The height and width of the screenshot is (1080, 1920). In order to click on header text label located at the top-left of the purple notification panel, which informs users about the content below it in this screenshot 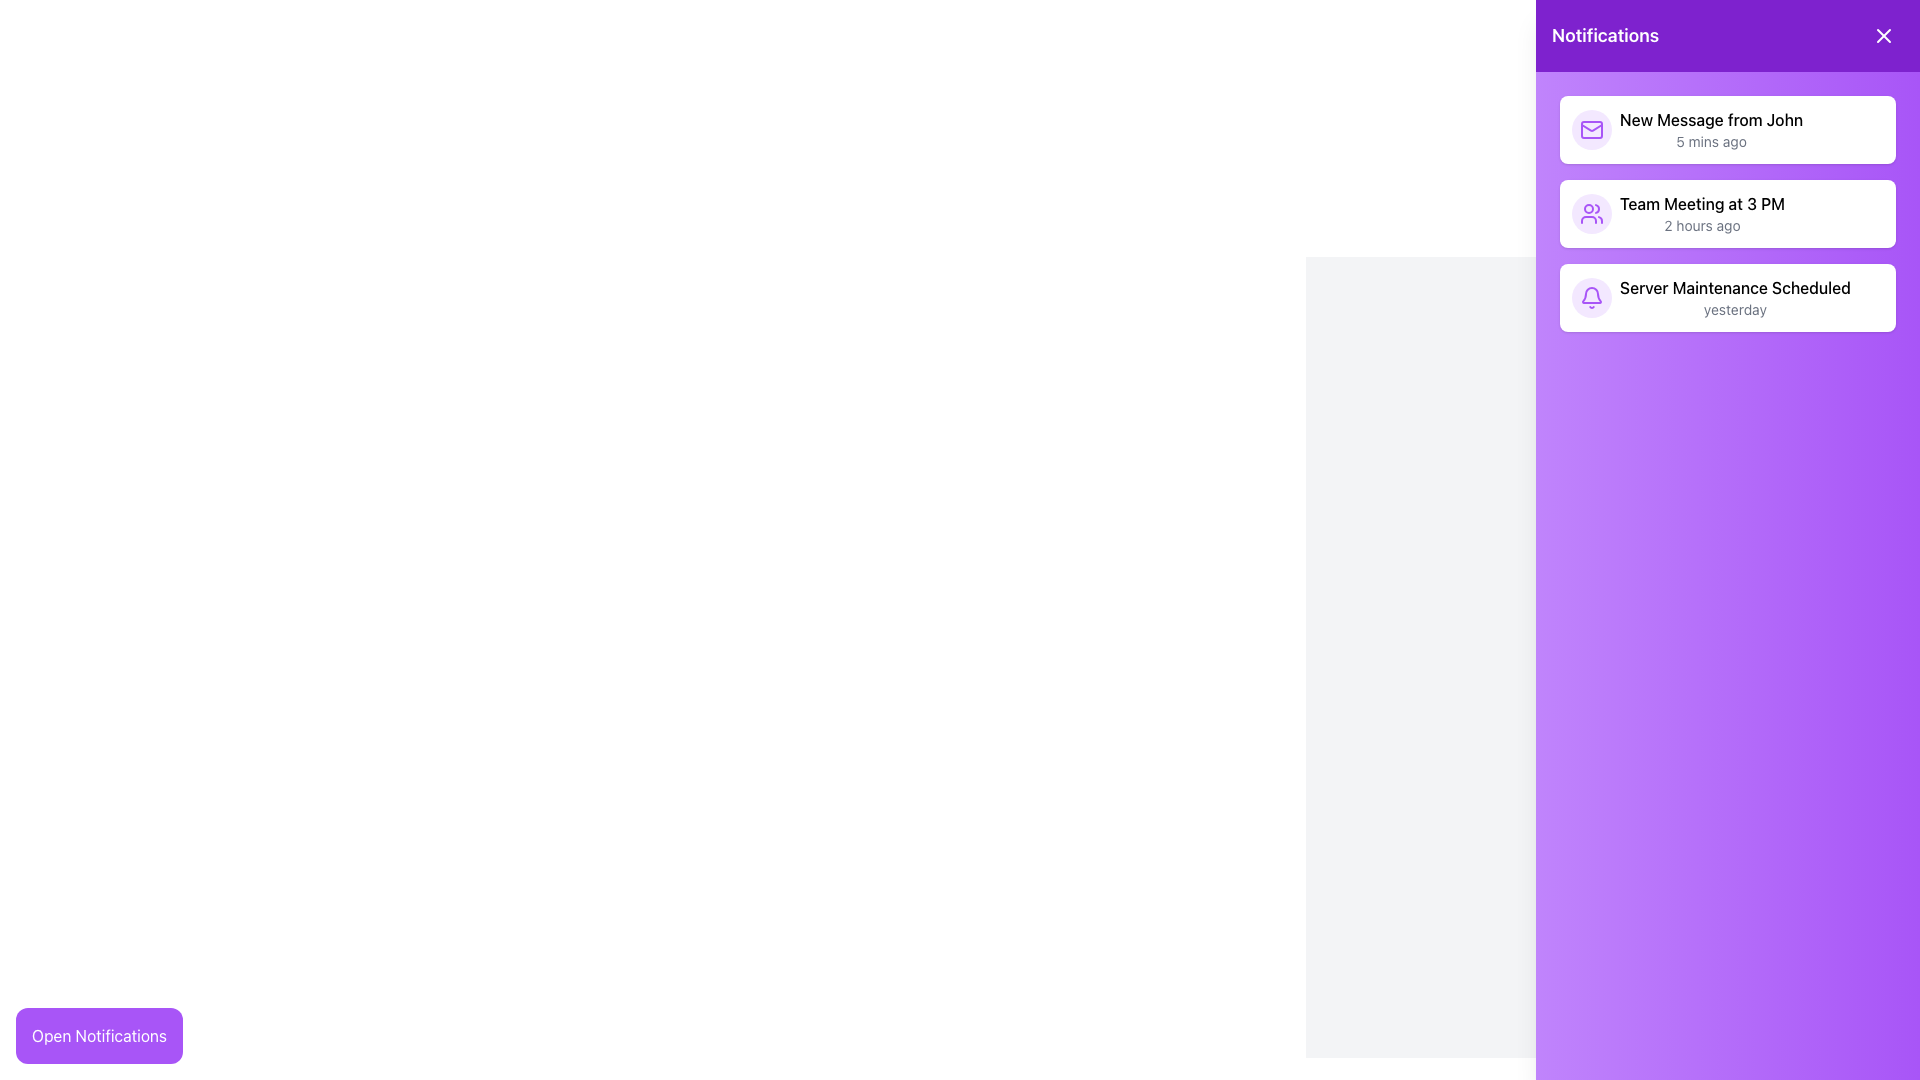, I will do `click(1605, 35)`.